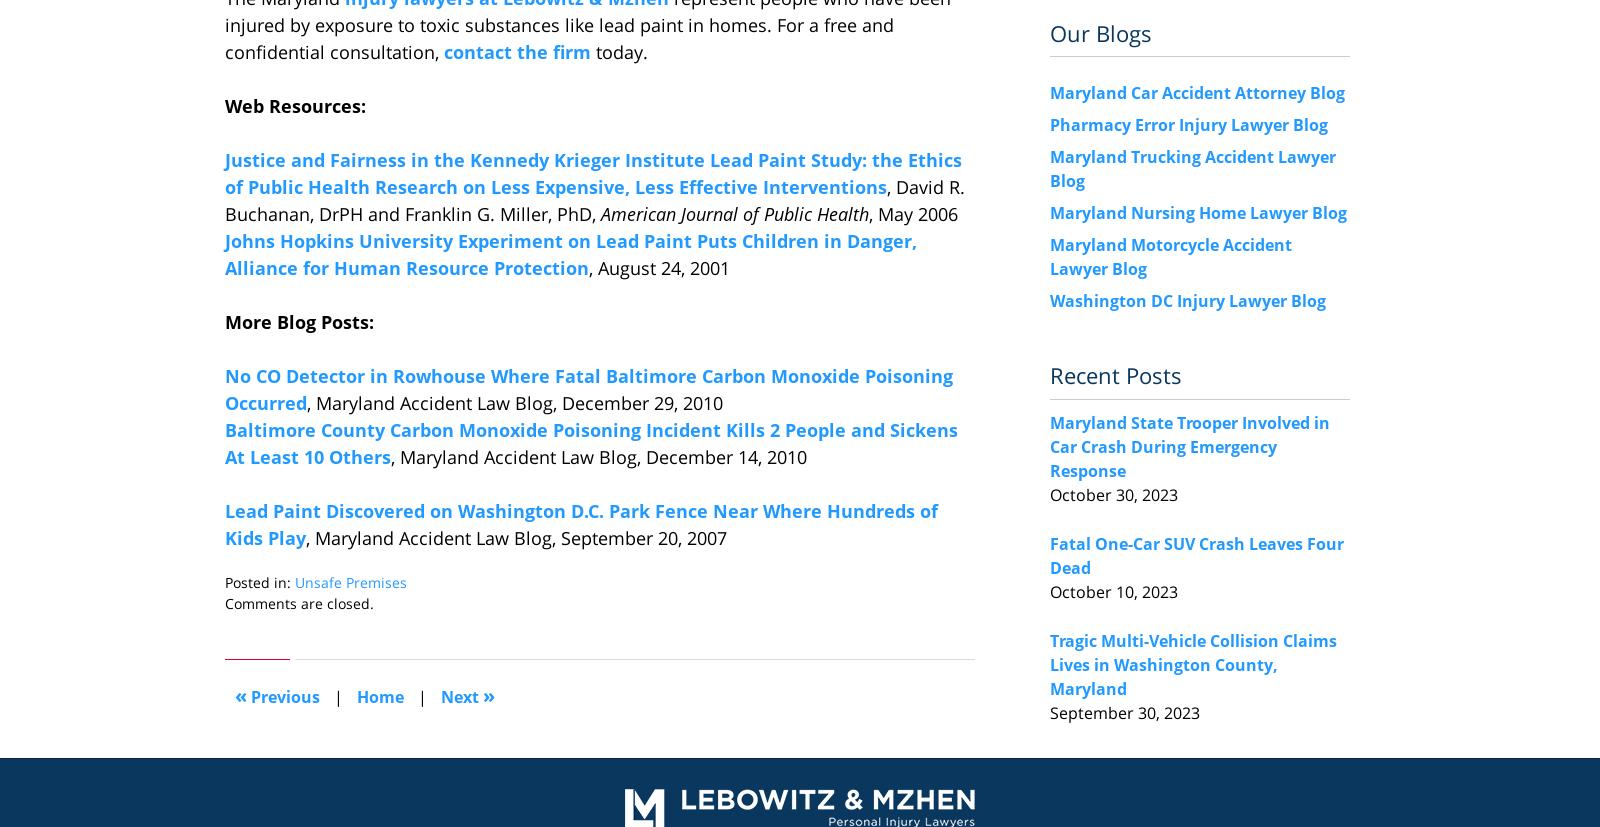 Image resolution: width=1600 pixels, height=827 pixels. What do you see at coordinates (1192, 168) in the screenshot?
I see `'Maryland Trucking Accident Lawyer Blog'` at bounding box center [1192, 168].